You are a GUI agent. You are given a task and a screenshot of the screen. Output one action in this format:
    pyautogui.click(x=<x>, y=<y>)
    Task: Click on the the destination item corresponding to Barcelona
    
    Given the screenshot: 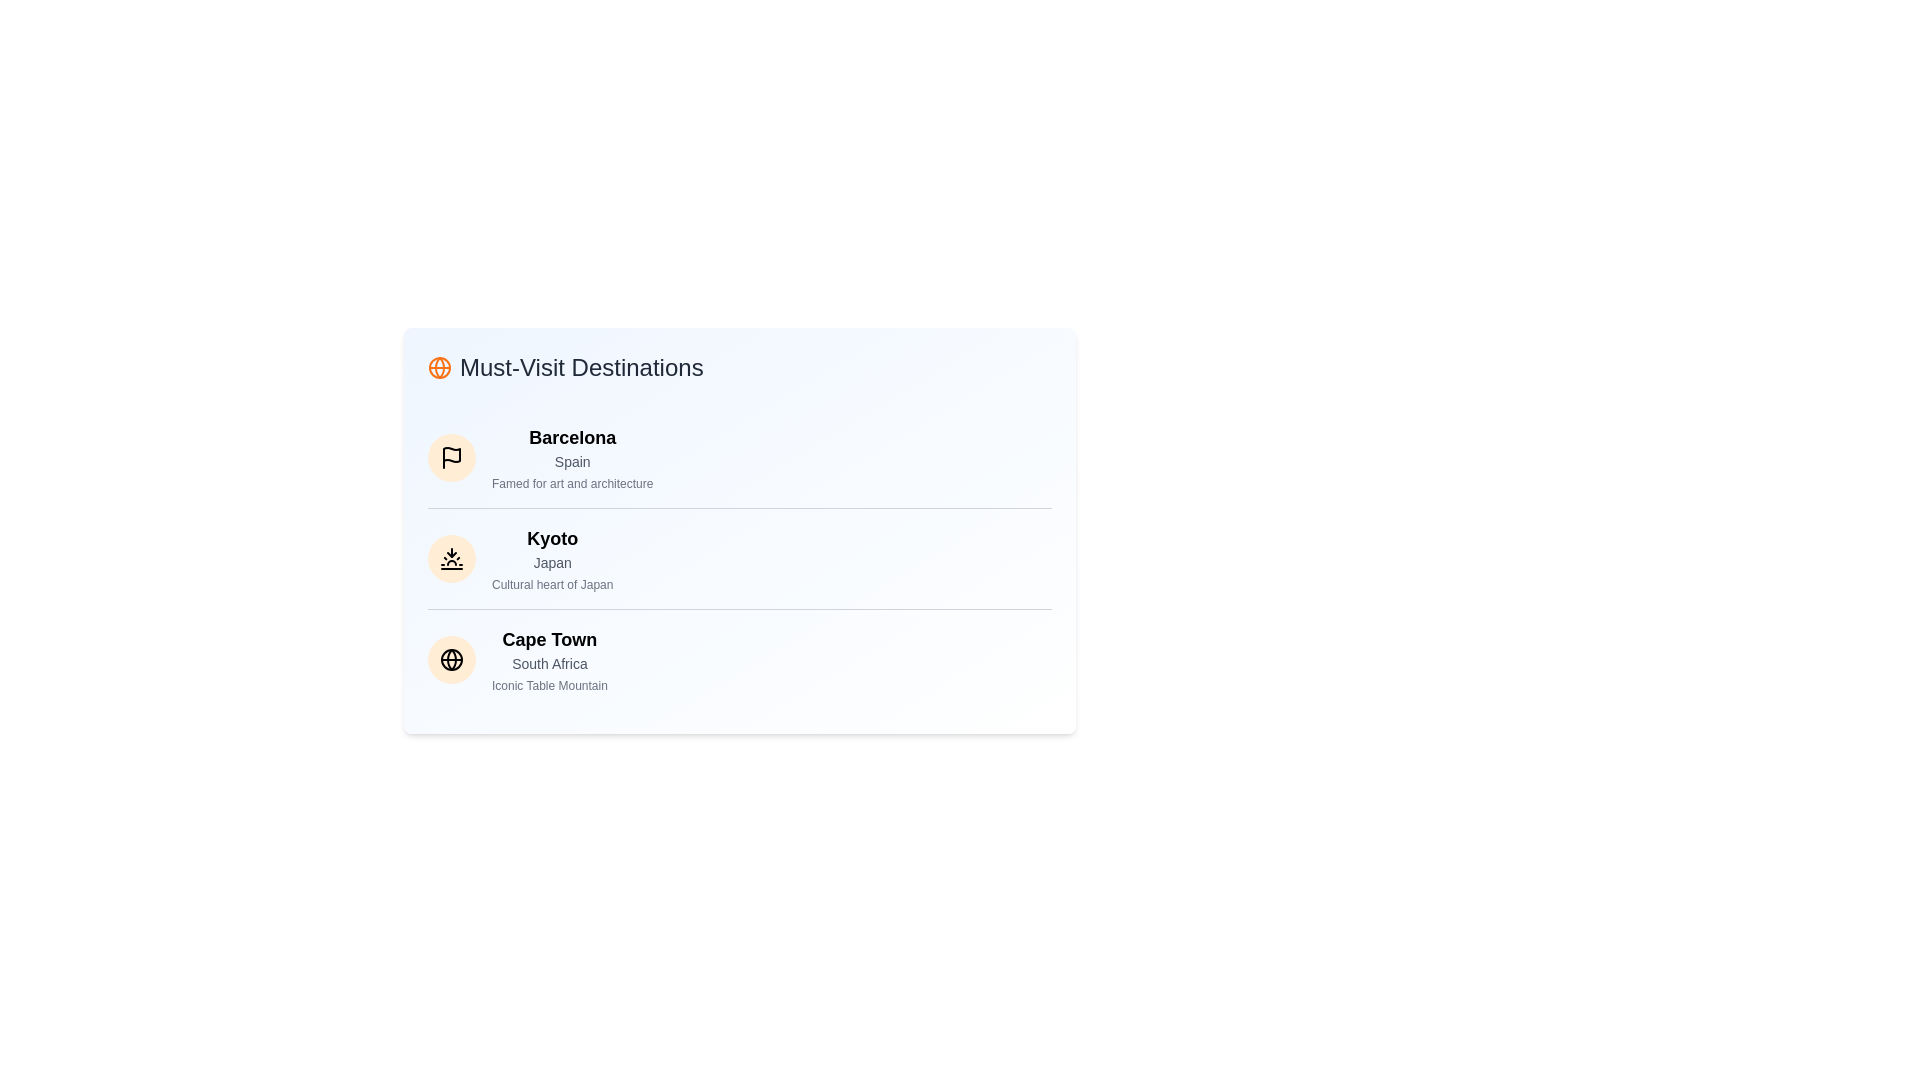 What is the action you would take?
    pyautogui.click(x=450, y=458)
    